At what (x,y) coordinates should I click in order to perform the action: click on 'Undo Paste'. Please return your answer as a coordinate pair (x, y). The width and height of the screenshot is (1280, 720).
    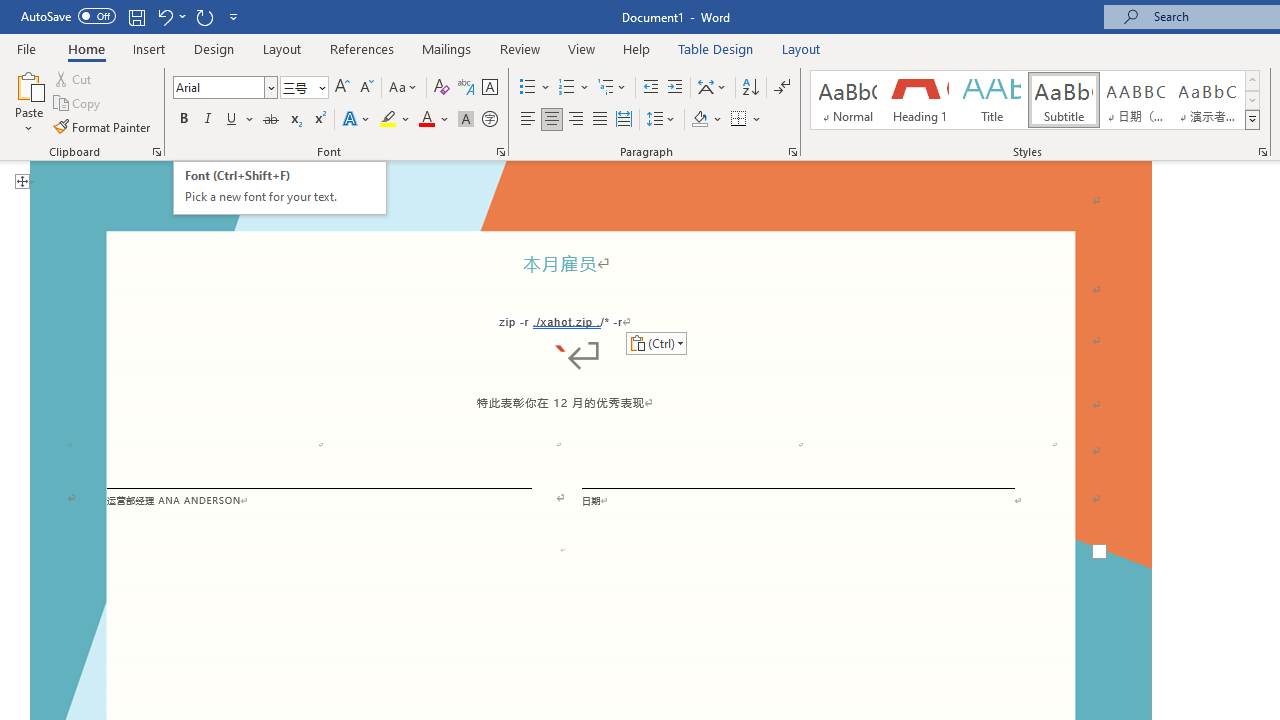
    Looking at the image, I should click on (170, 16).